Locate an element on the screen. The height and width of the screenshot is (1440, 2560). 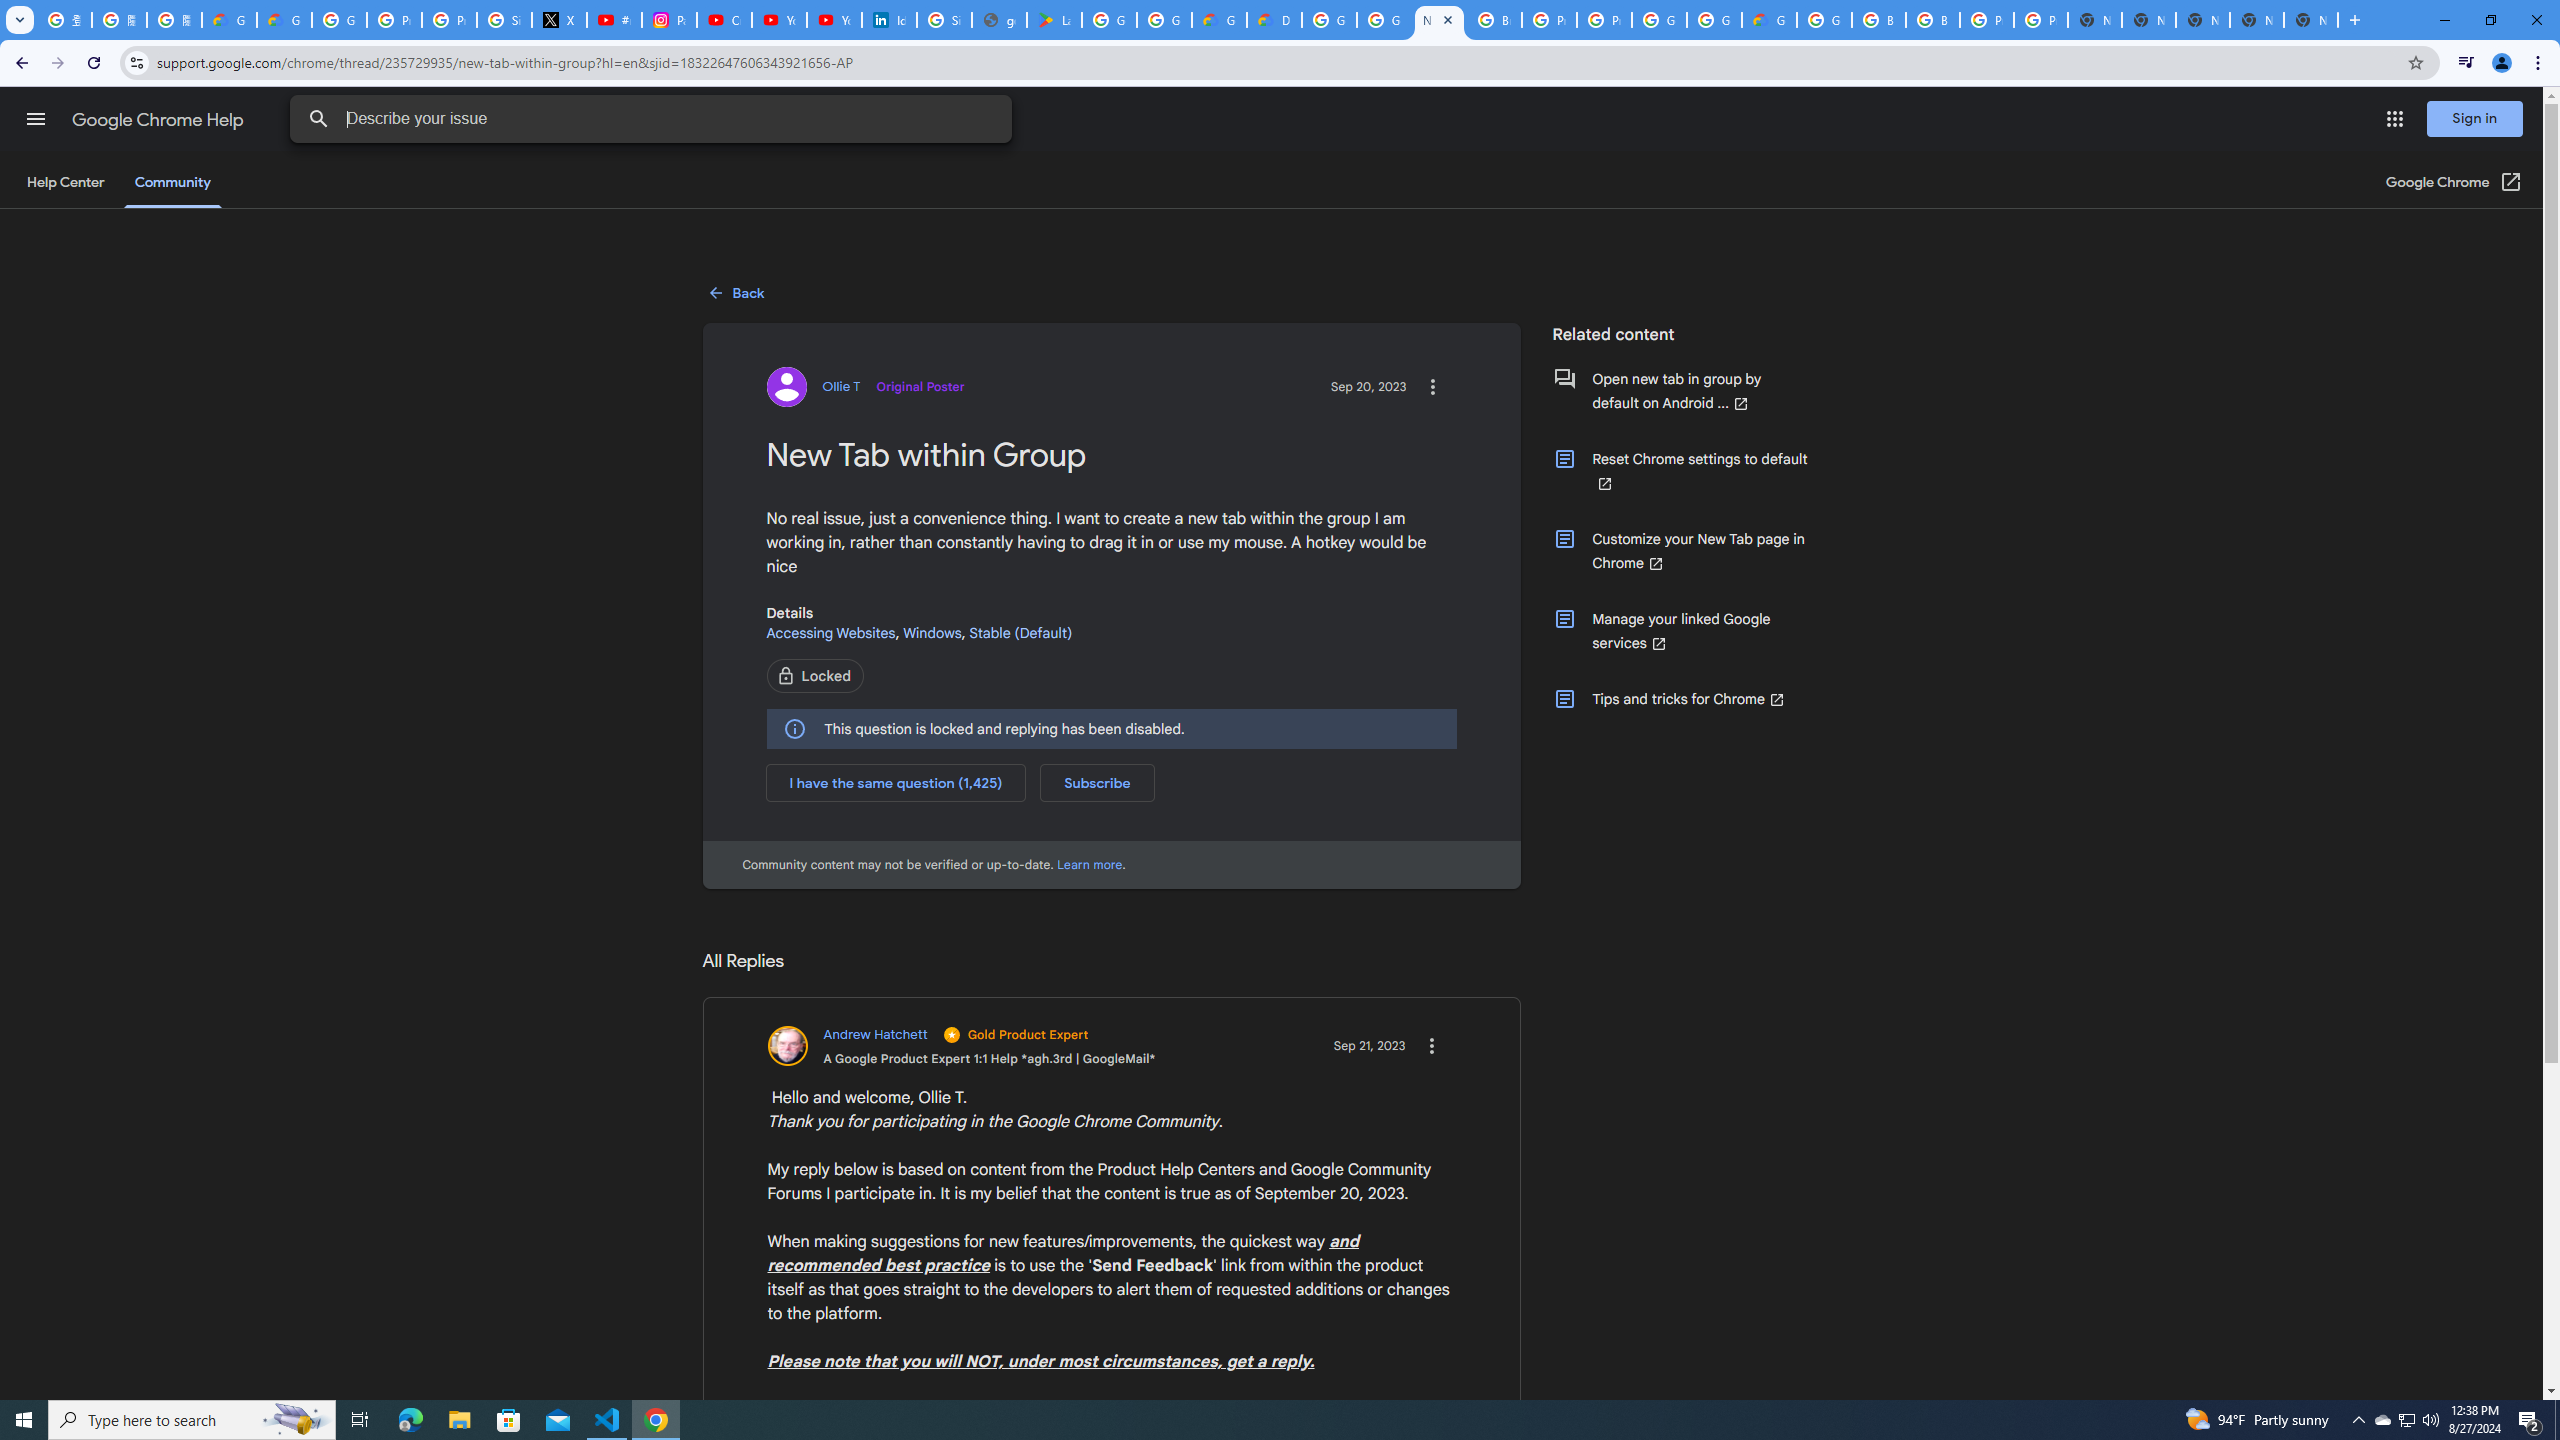
'Manage your linked Google services (Opens in a new window)' is located at coordinates (1679, 629).